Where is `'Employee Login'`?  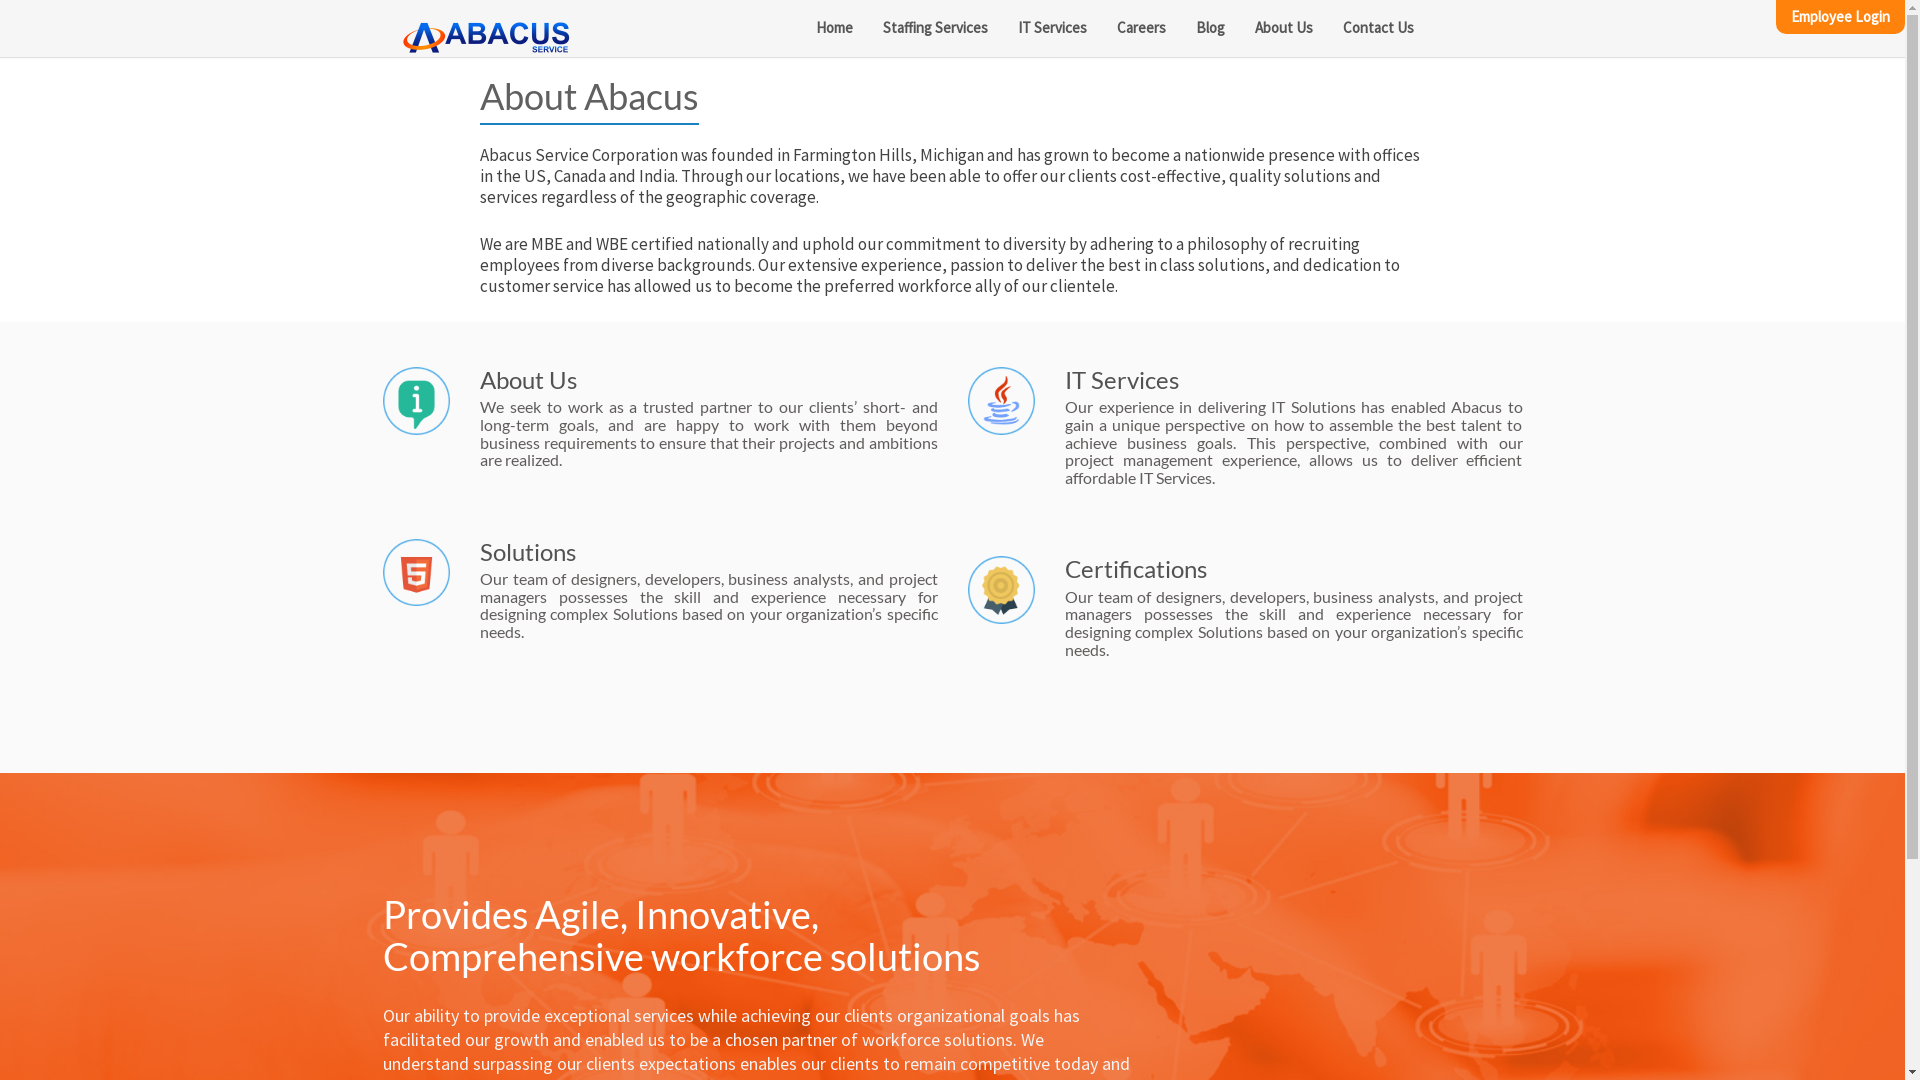 'Employee Login' is located at coordinates (1840, 16).